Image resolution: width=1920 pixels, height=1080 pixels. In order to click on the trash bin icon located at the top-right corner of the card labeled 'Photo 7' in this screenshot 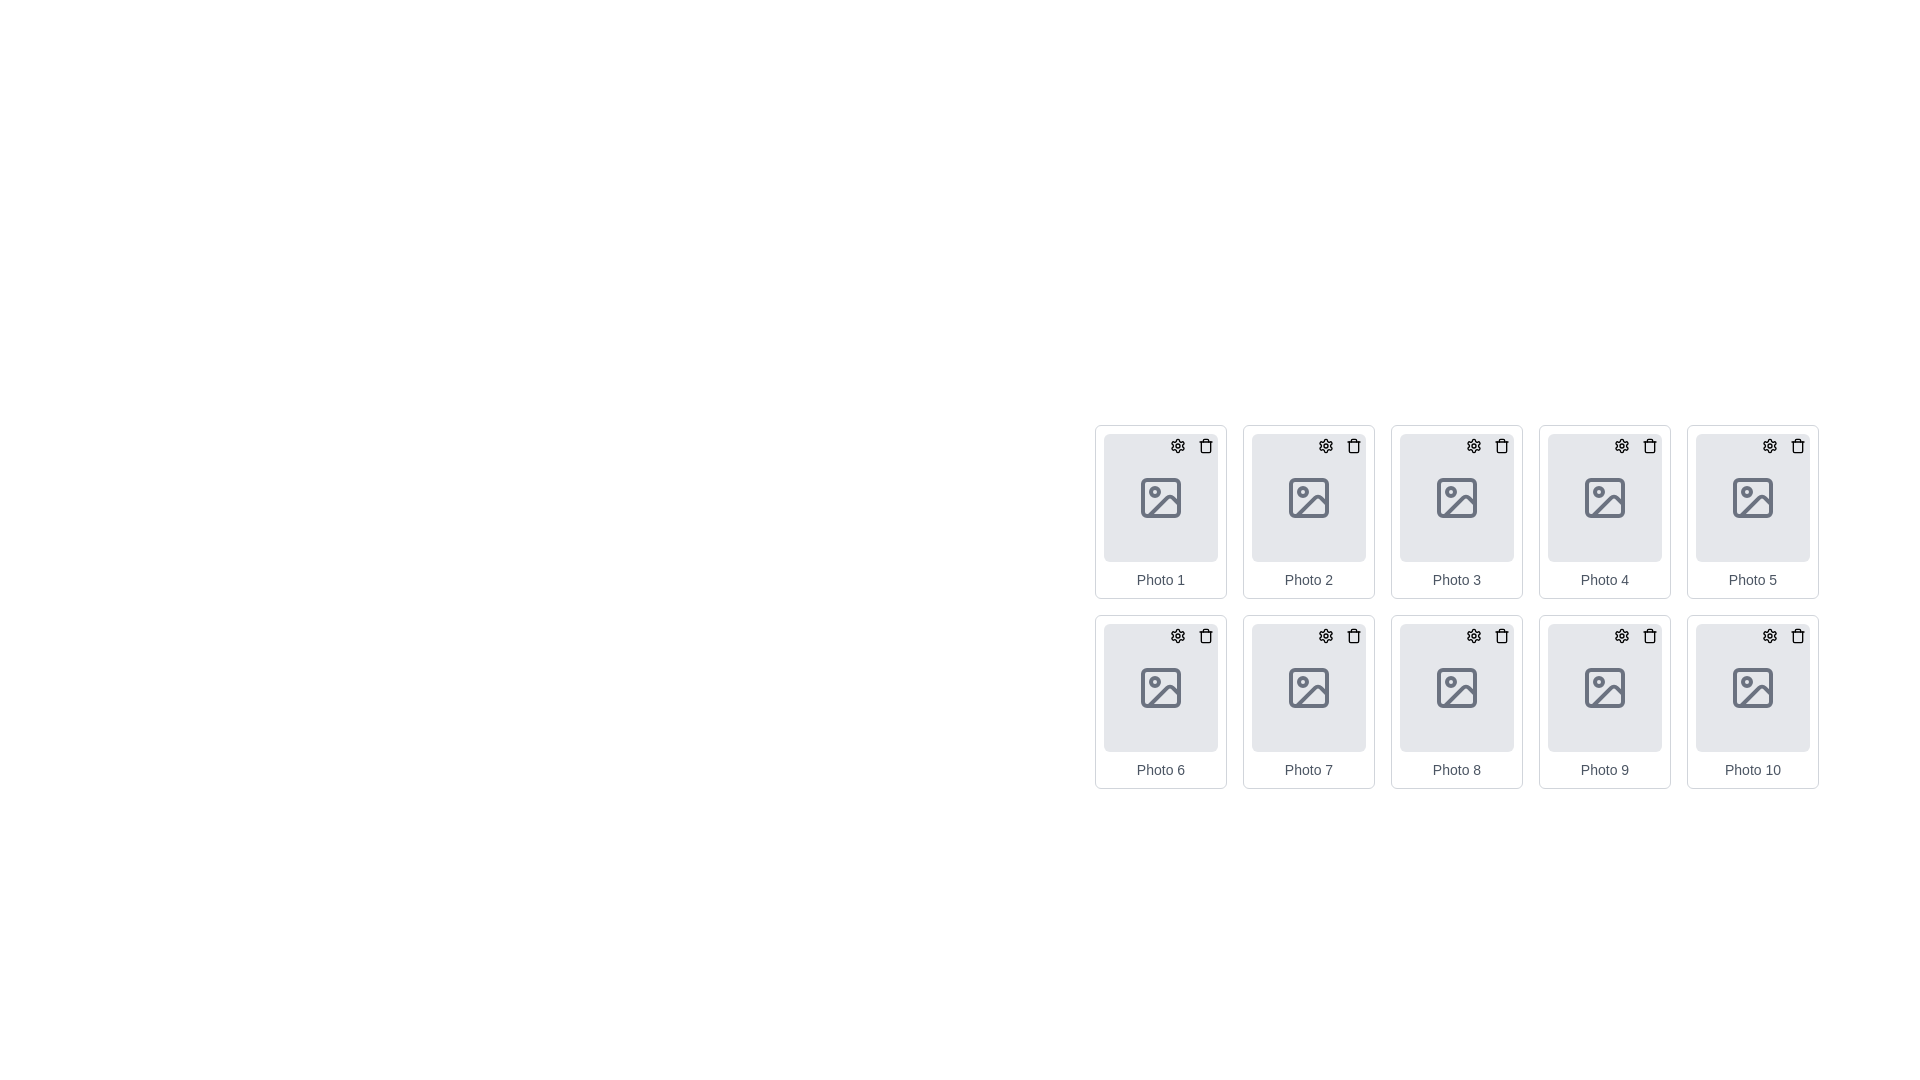, I will do `click(1353, 636)`.